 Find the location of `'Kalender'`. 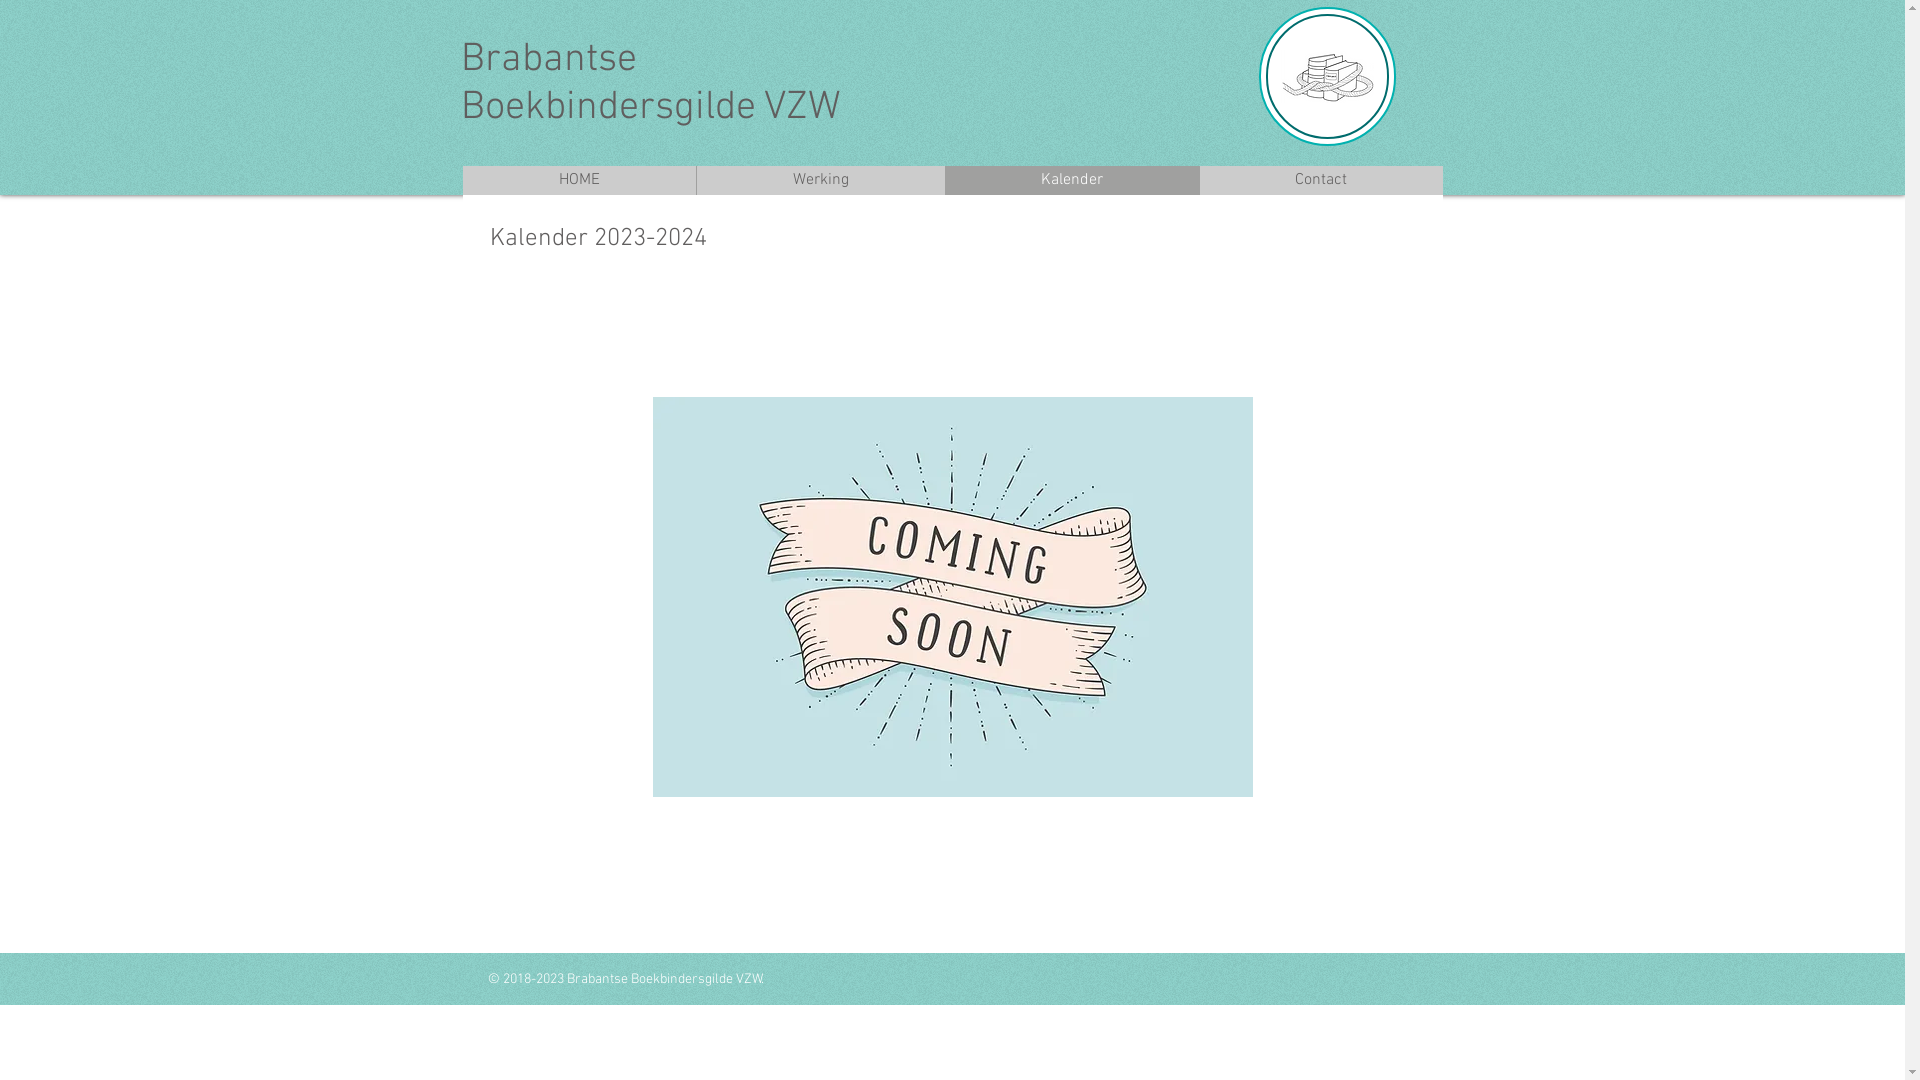

'Kalender' is located at coordinates (1069, 180).